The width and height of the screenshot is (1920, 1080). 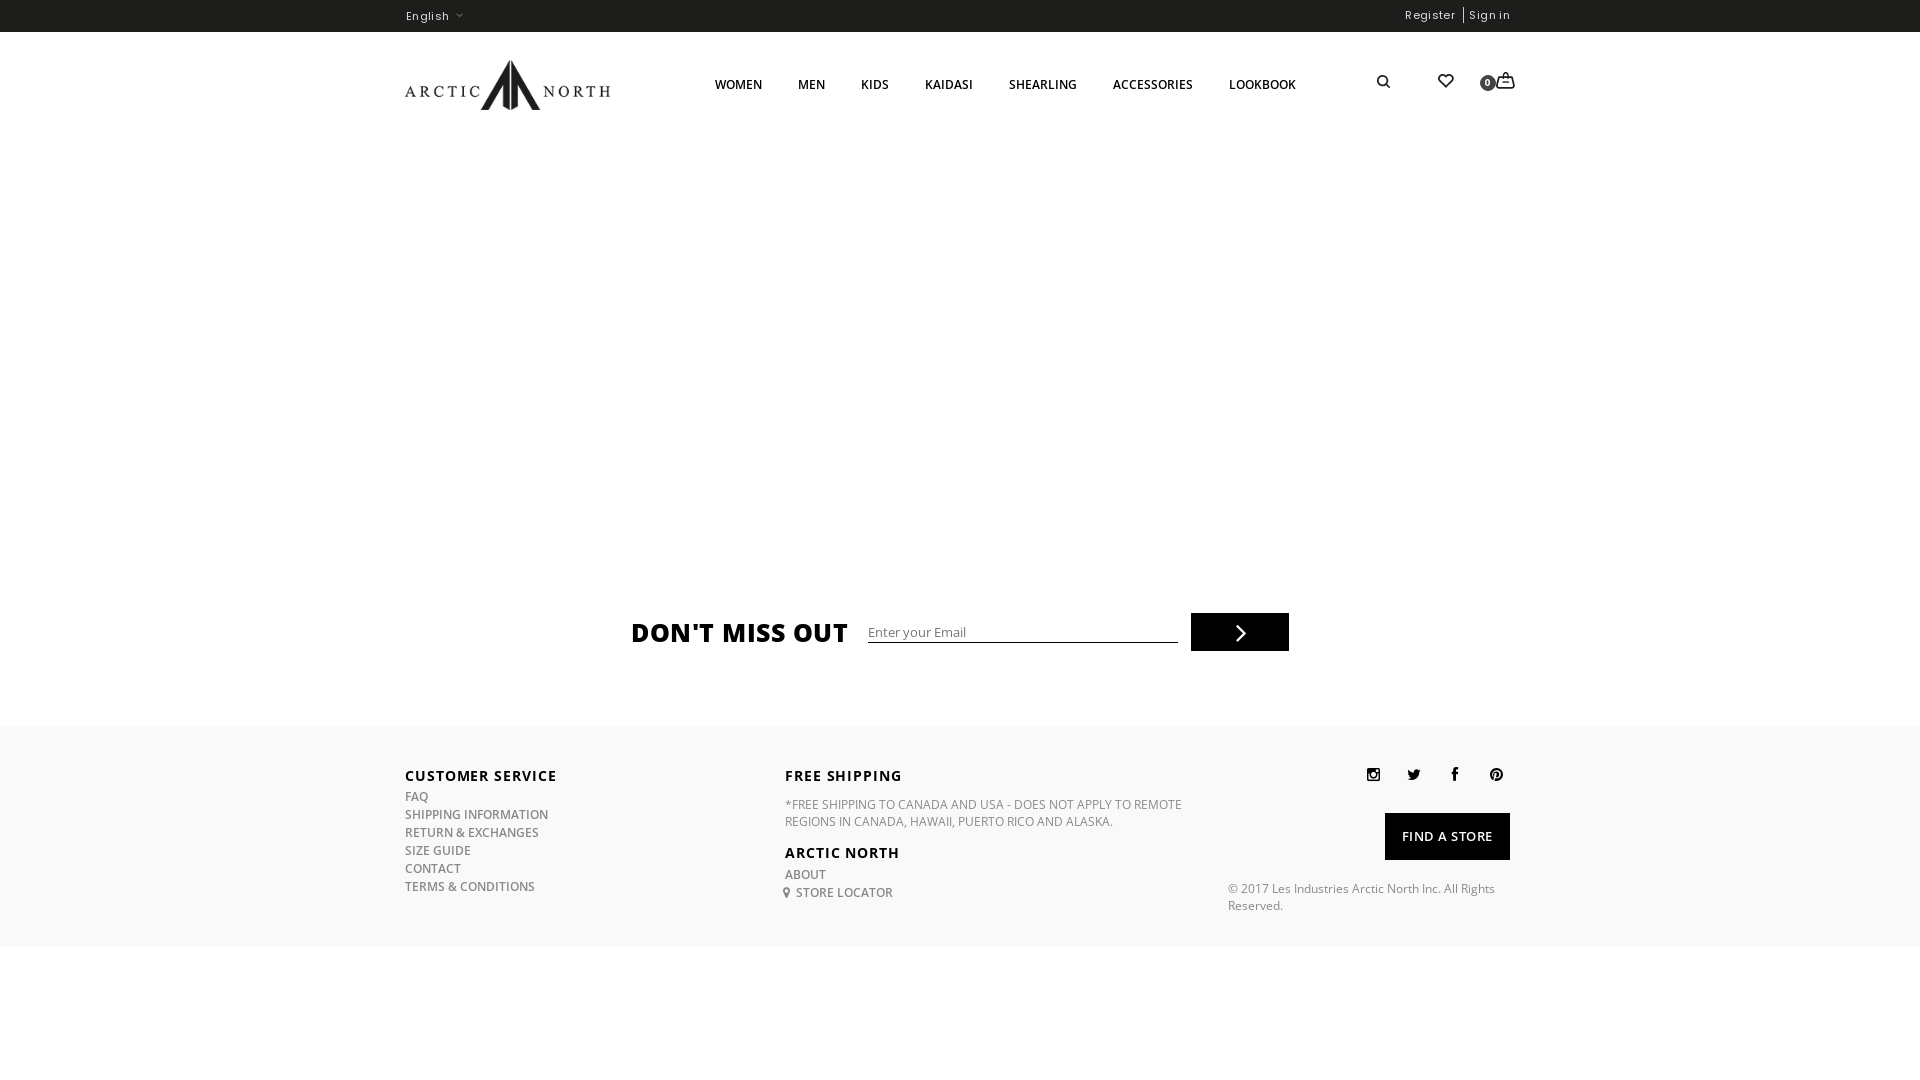 I want to click on 'Arctic North', so click(x=507, y=83).